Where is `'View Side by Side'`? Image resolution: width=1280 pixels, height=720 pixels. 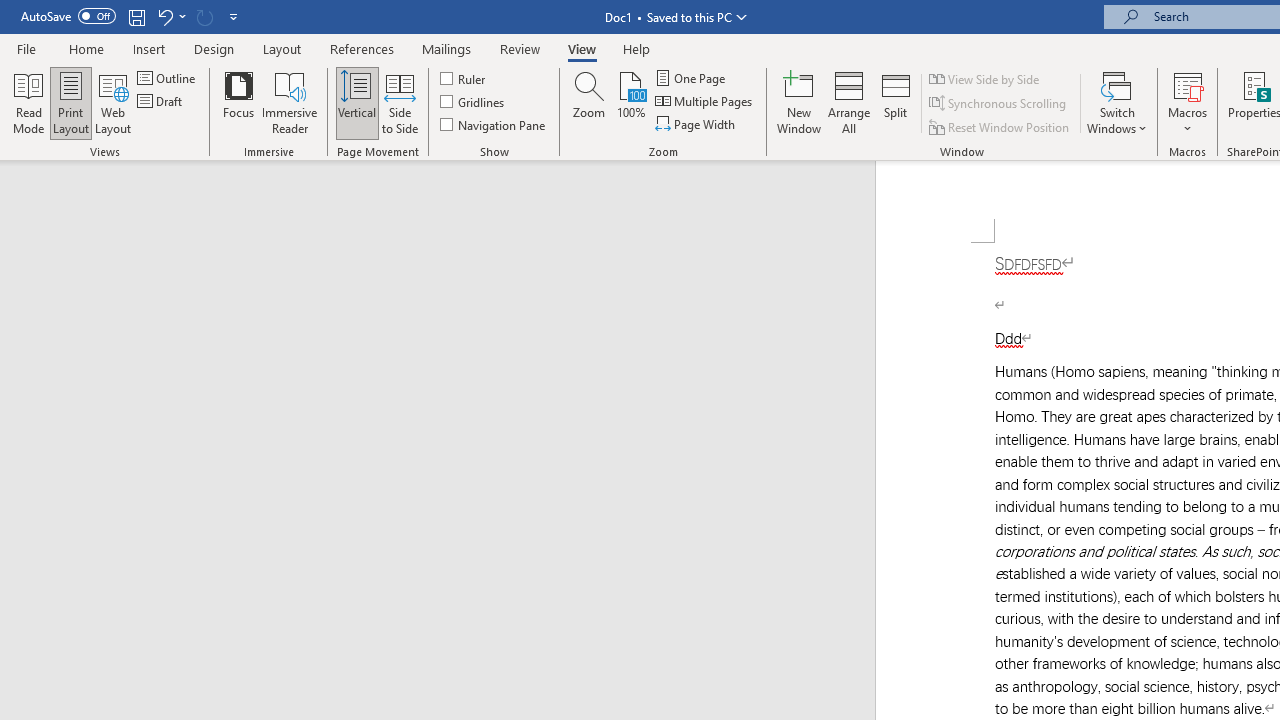
'View Side by Side' is located at coordinates (985, 78).